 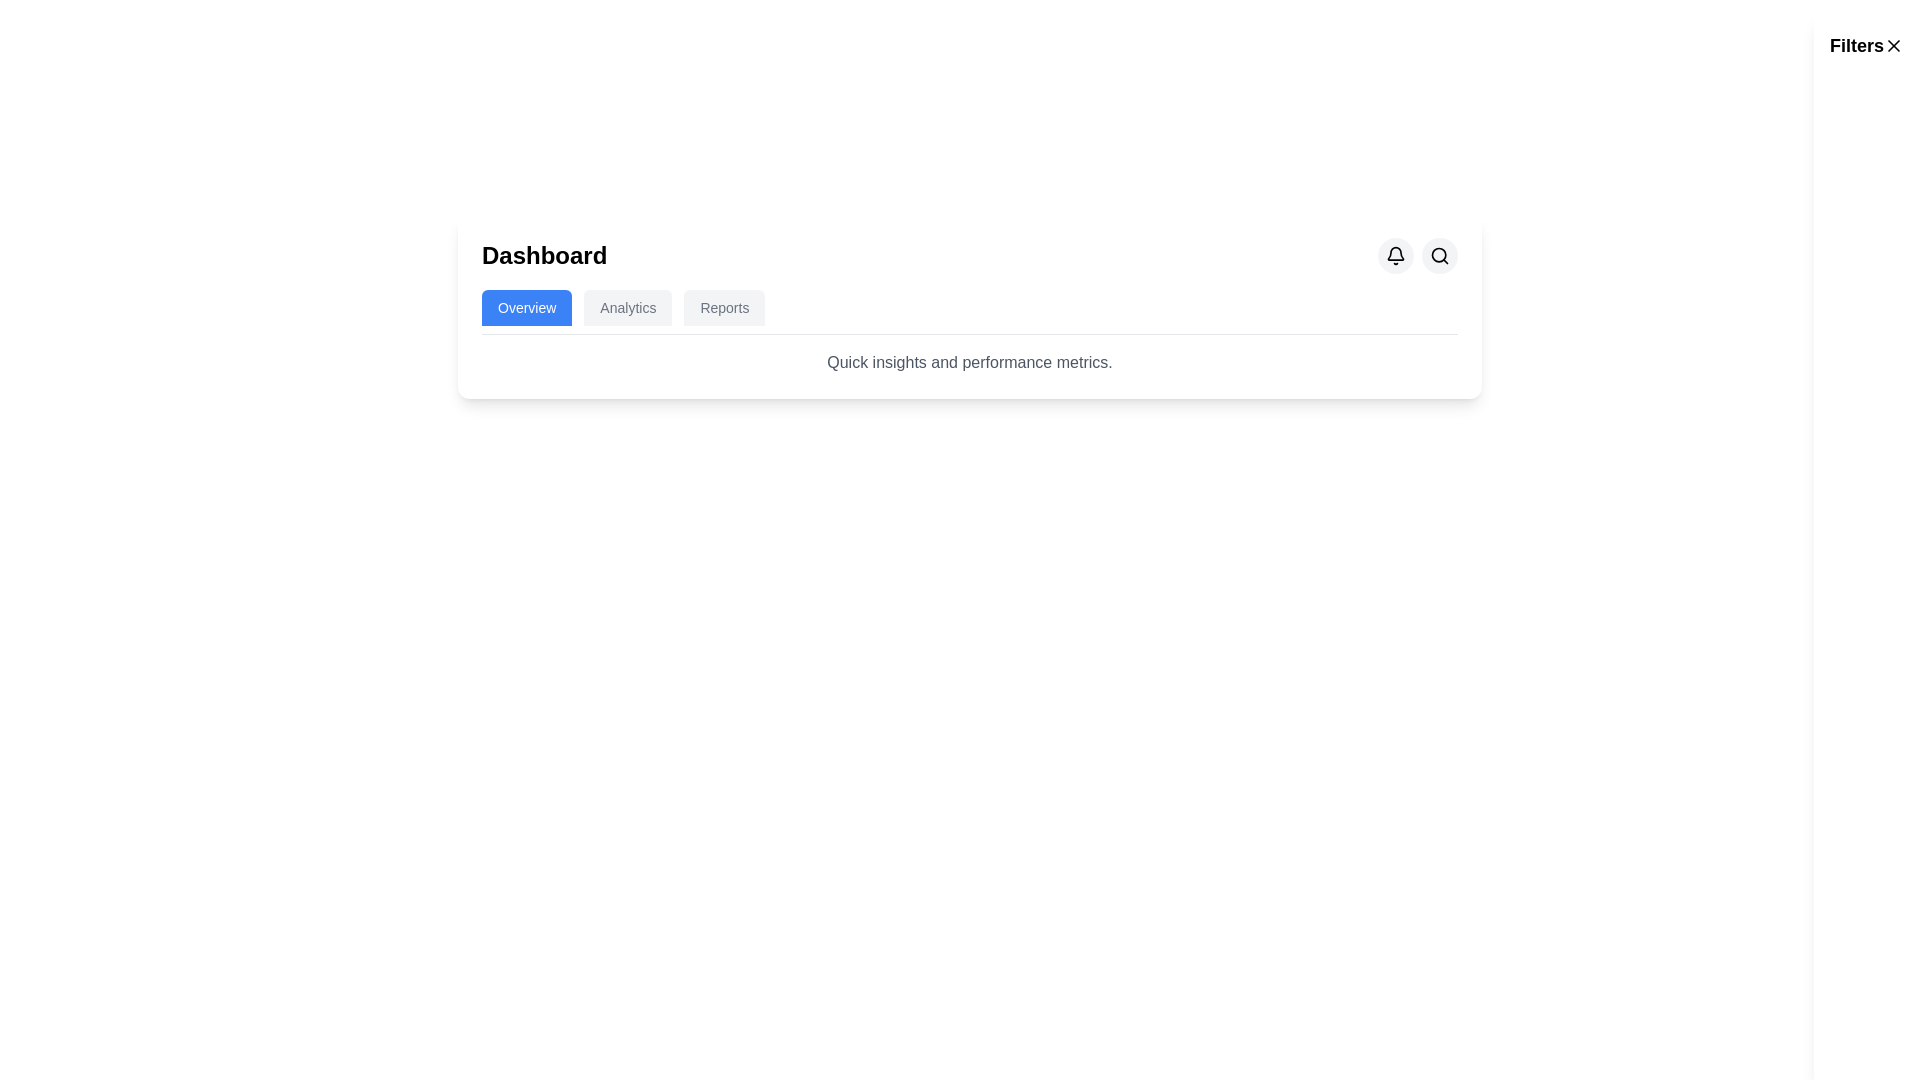 I want to click on the informational header Static Text located, so click(x=969, y=362).